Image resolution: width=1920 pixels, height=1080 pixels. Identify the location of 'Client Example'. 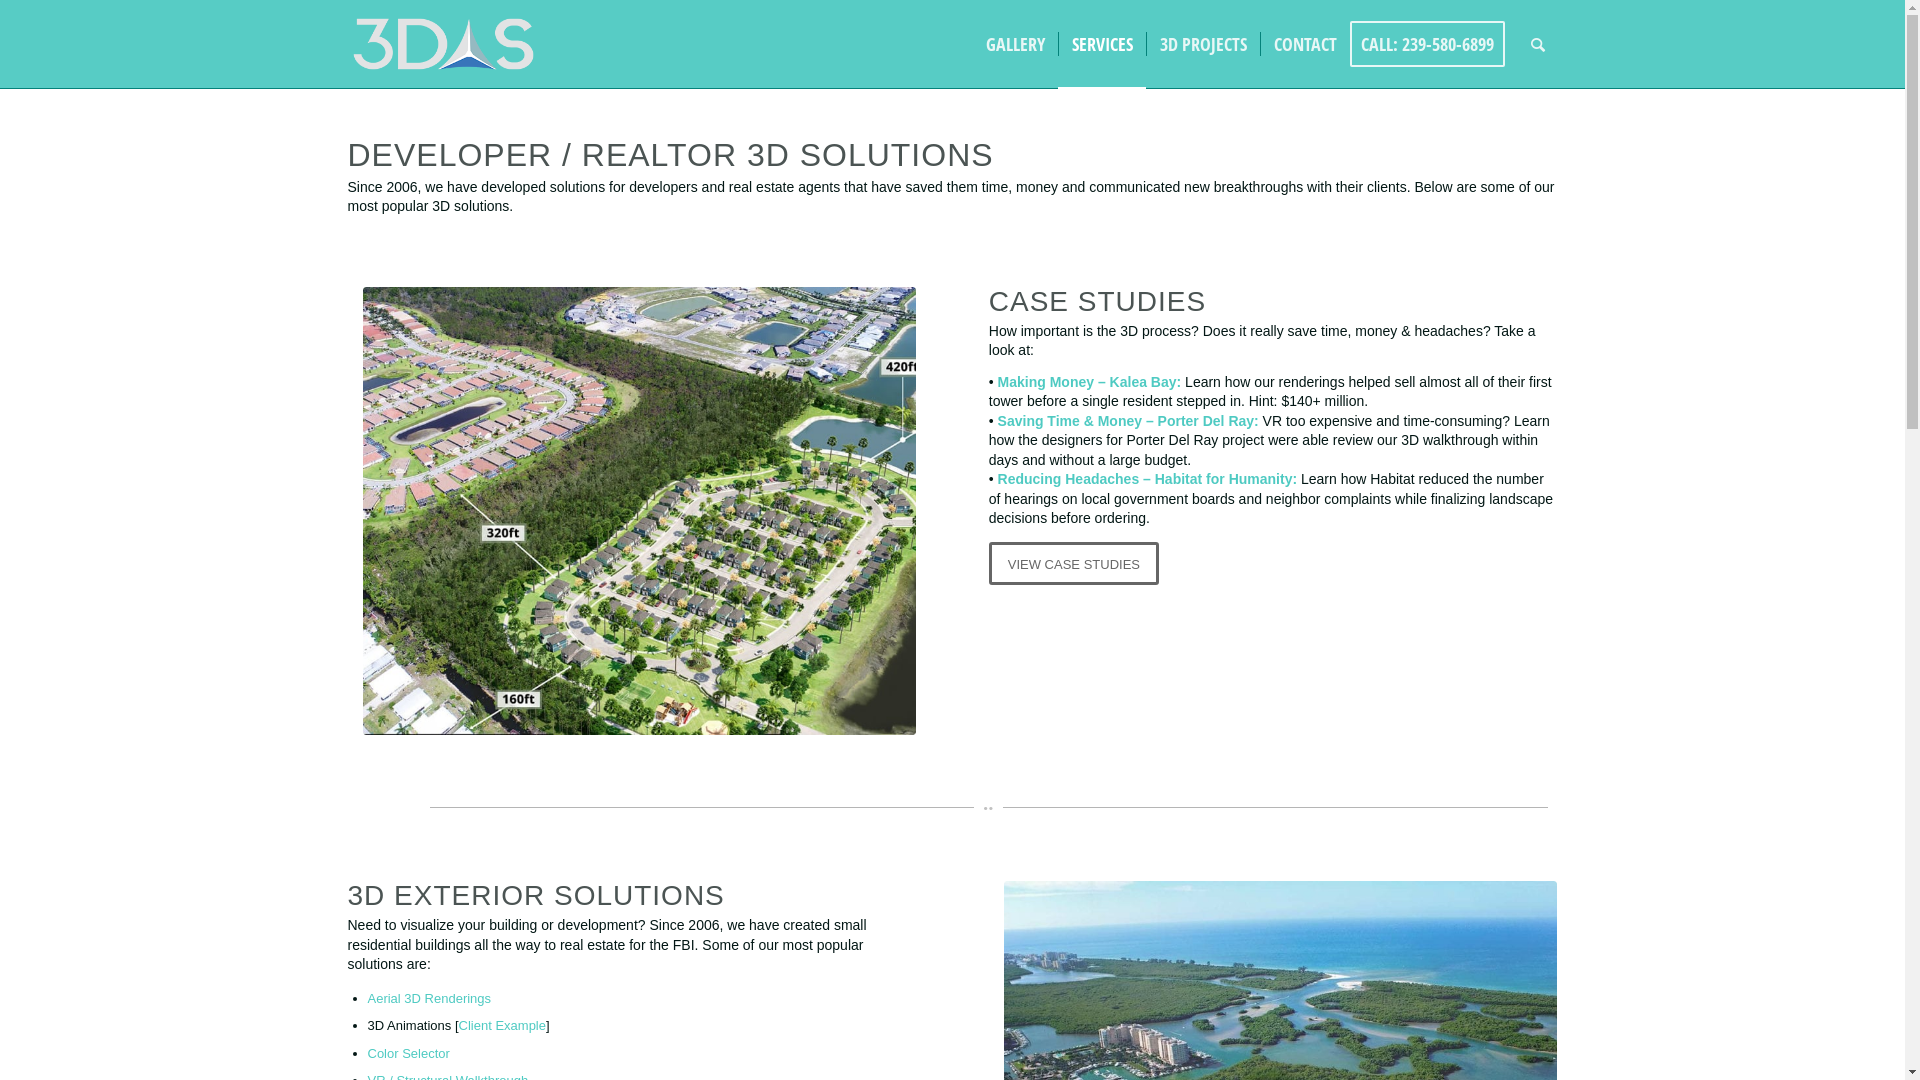
(458, 1025).